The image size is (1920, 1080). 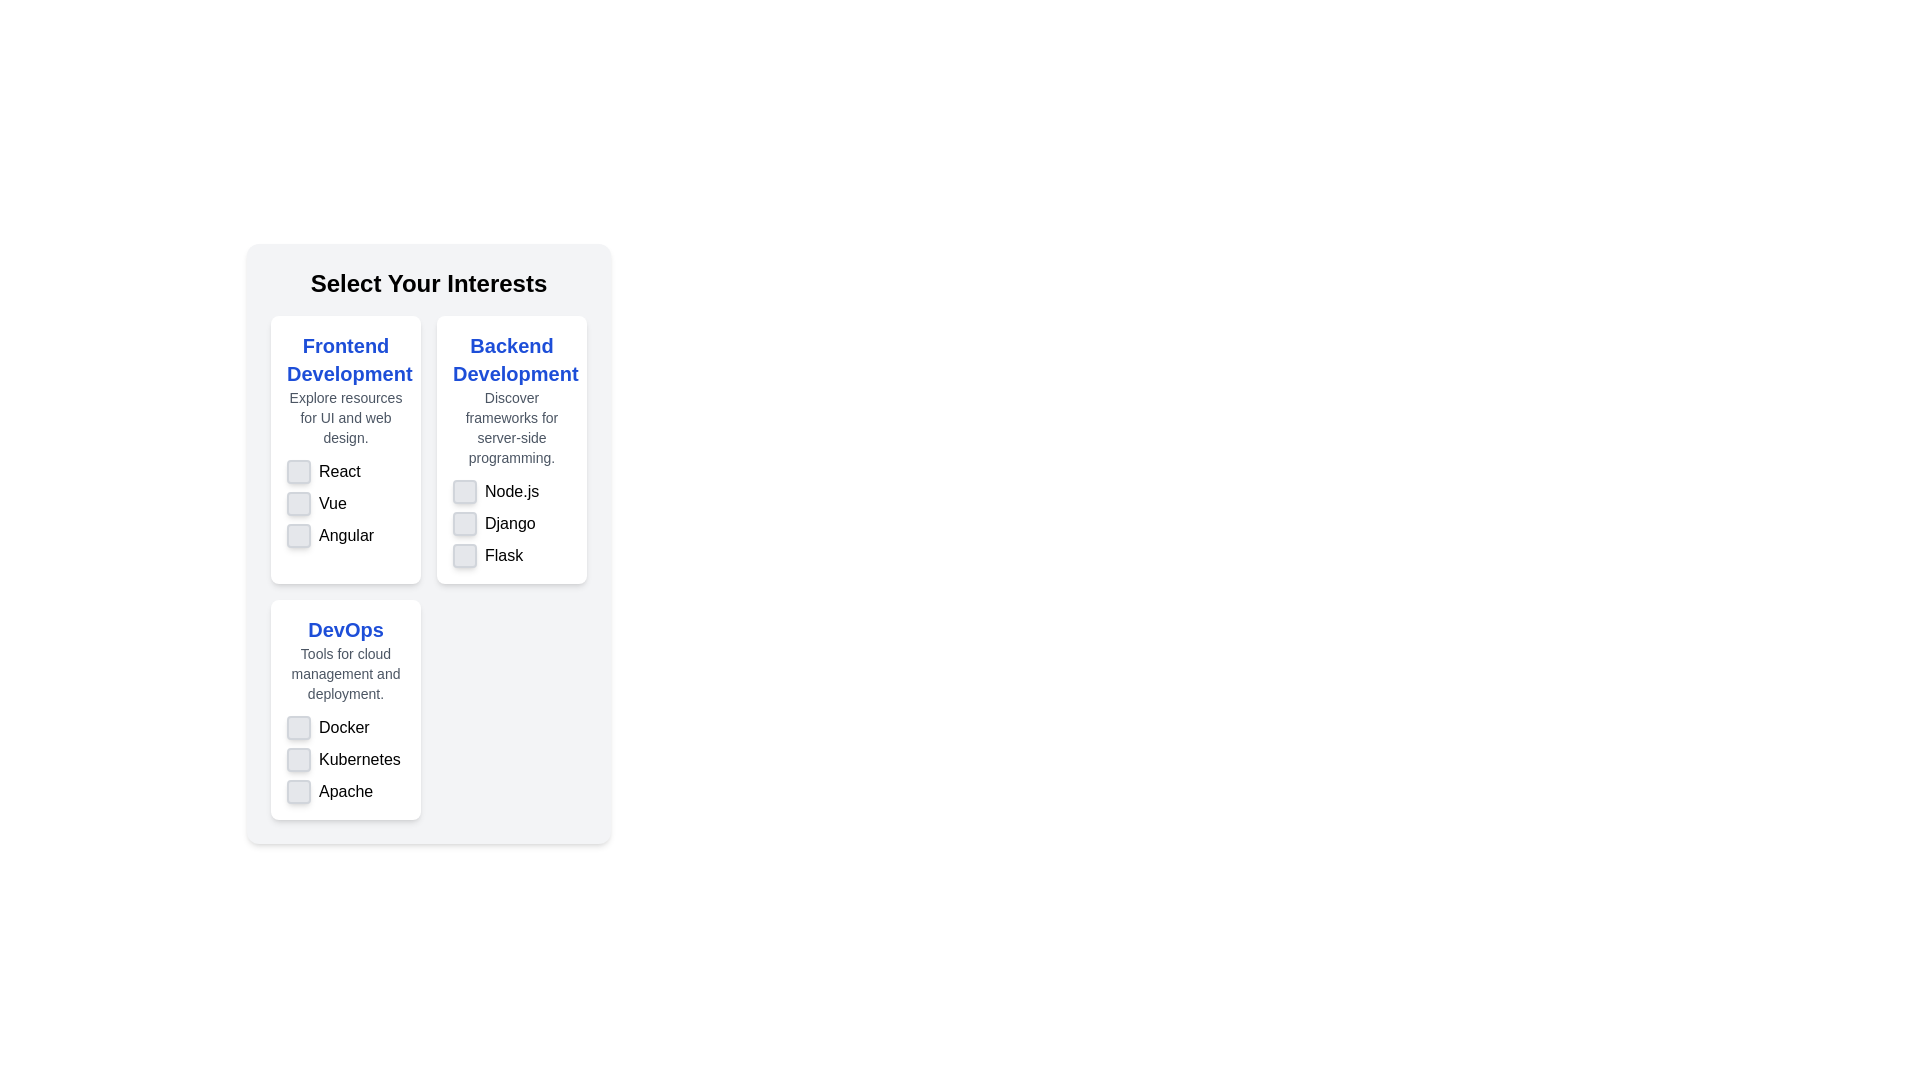 I want to click on the checkbox labeled 'Vue', so click(x=345, y=503).